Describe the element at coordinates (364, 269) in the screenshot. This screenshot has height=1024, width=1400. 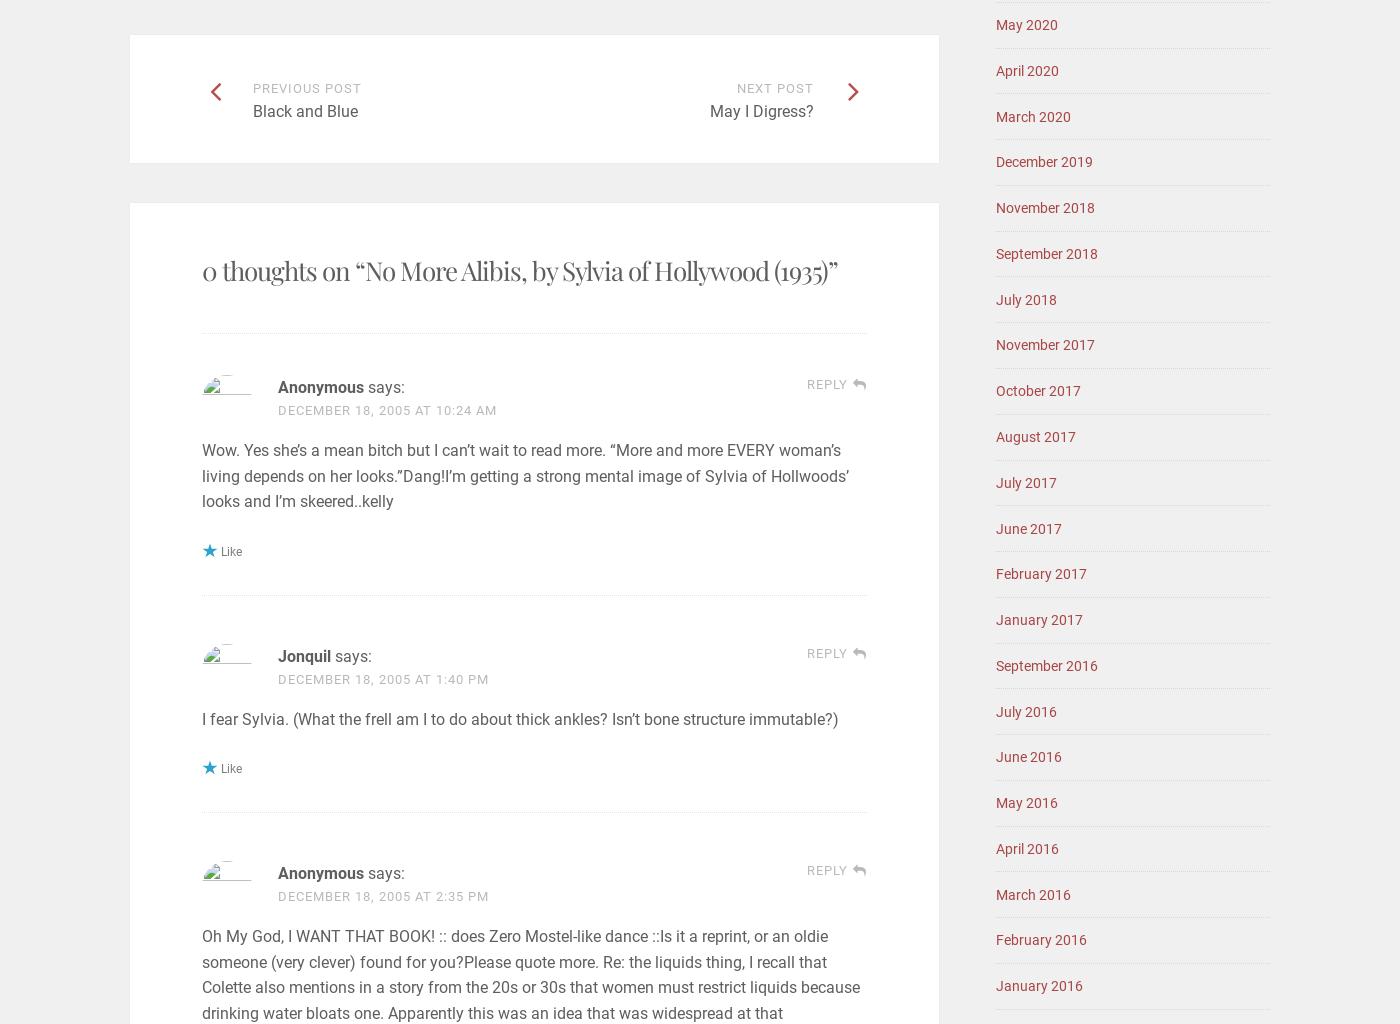
I see `'No More Alibis,  by Sylvia of Hollywood (1935)'` at that location.